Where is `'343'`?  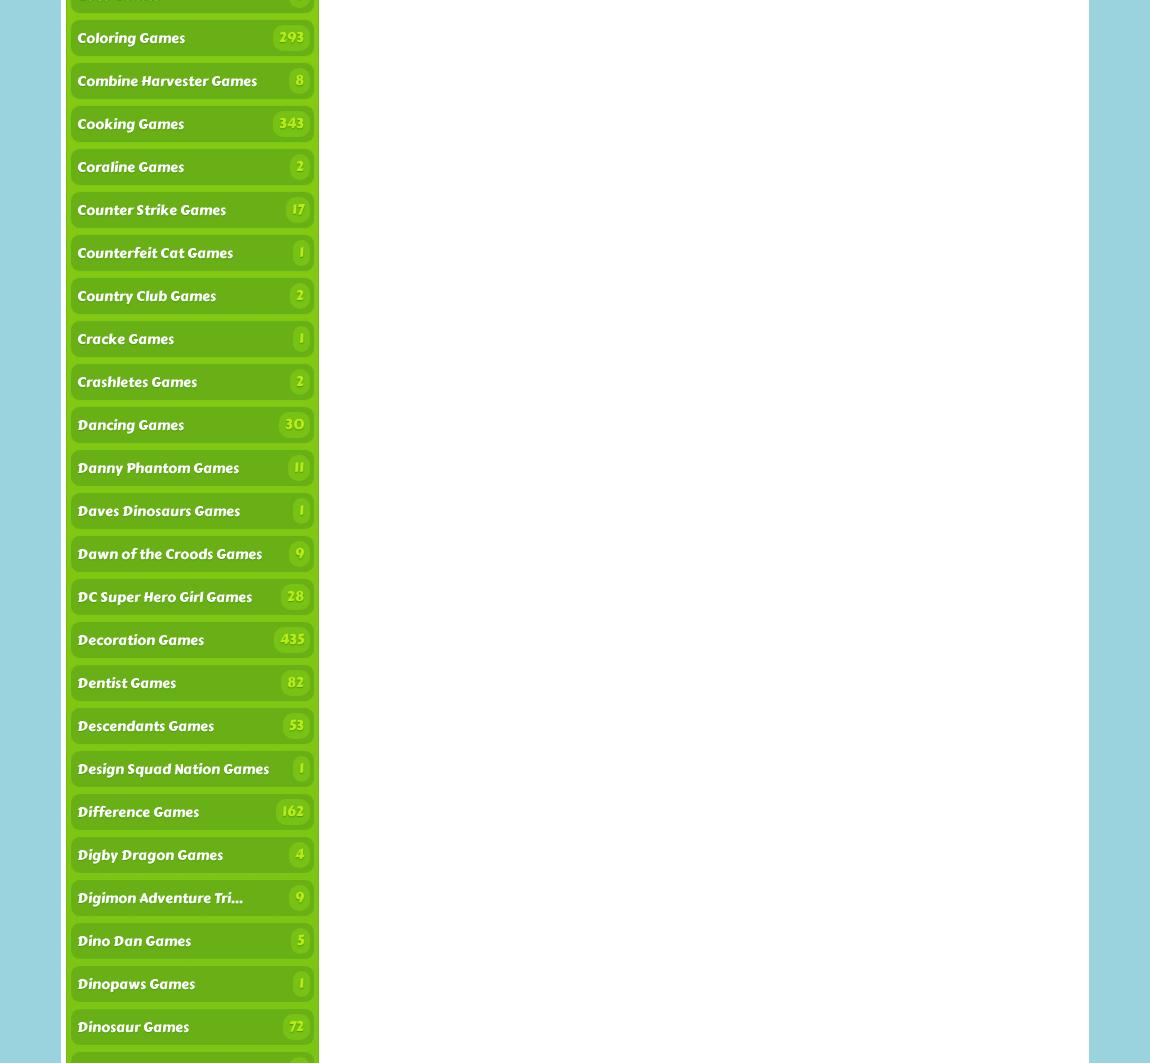
'343' is located at coordinates (291, 123).